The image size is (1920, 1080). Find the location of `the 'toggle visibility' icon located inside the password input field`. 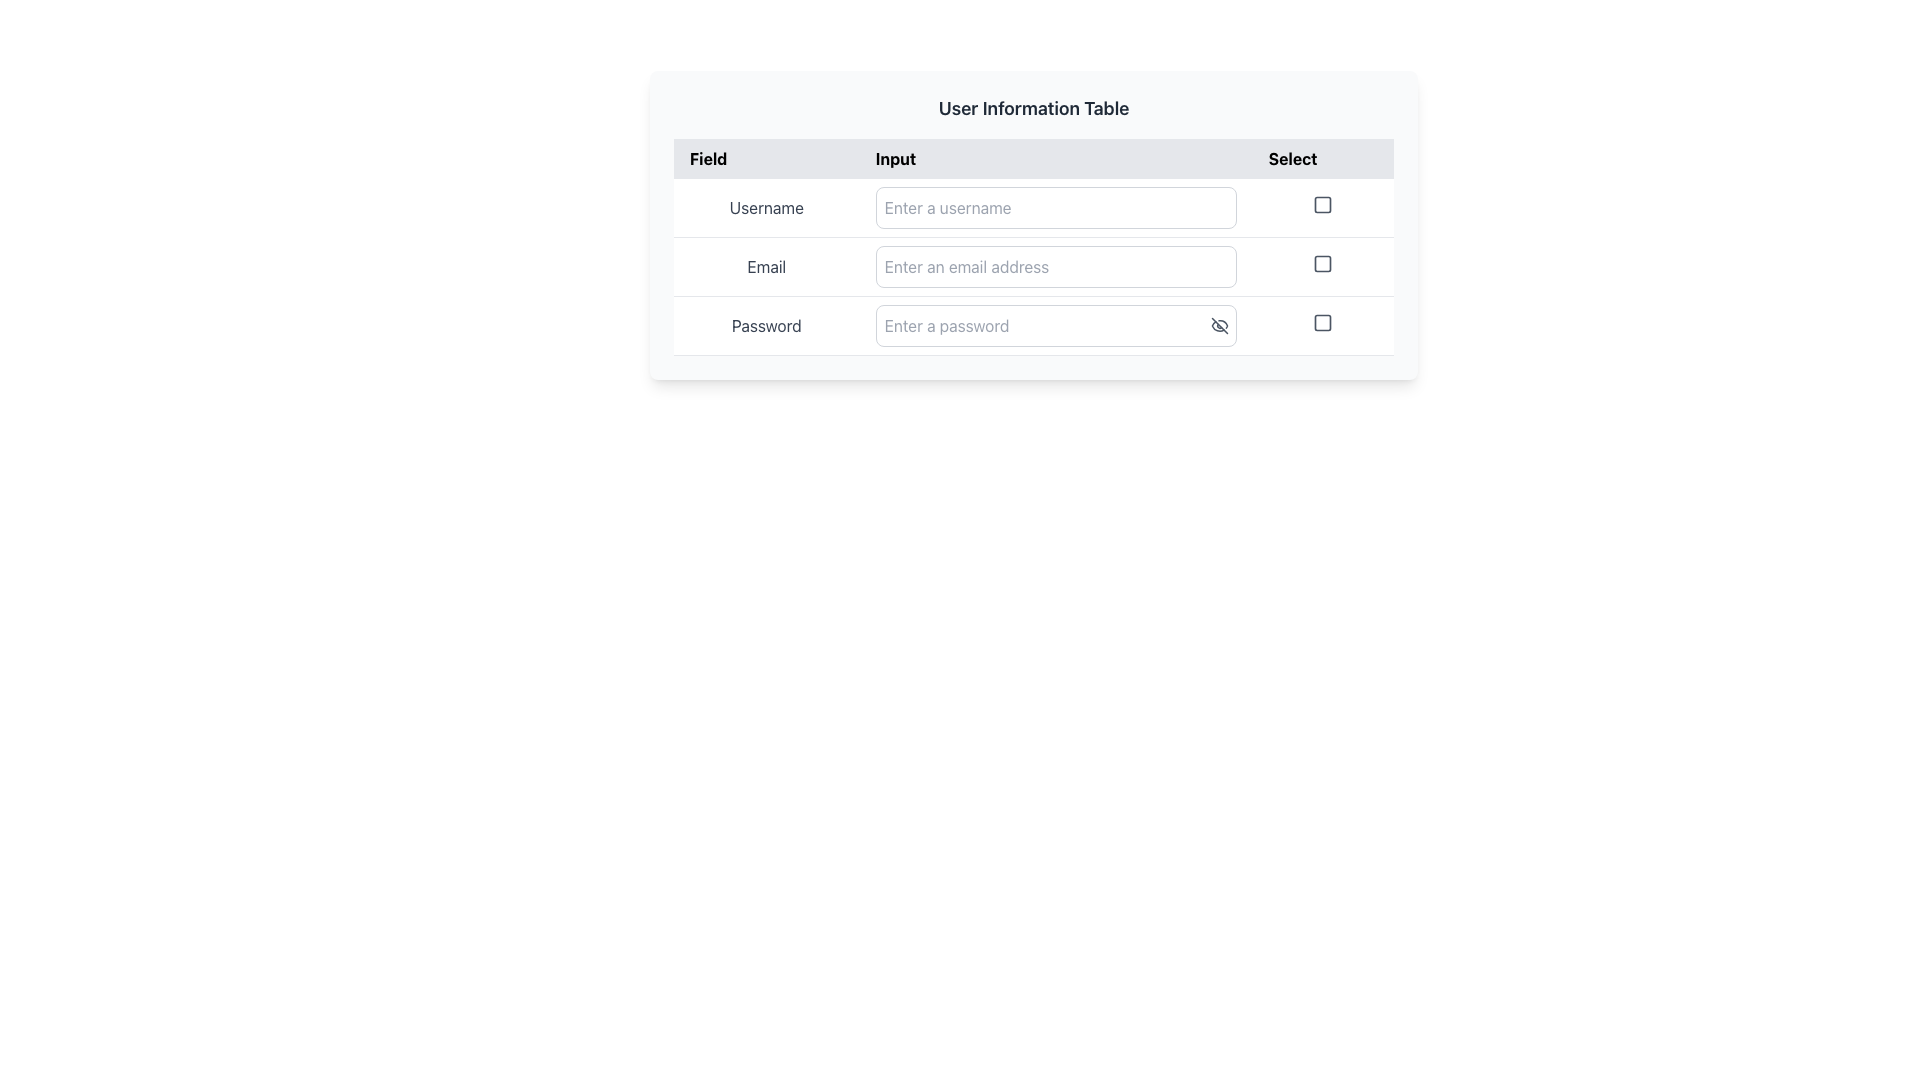

the 'toggle visibility' icon located inside the password input field is located at coordinates (1218, 325).